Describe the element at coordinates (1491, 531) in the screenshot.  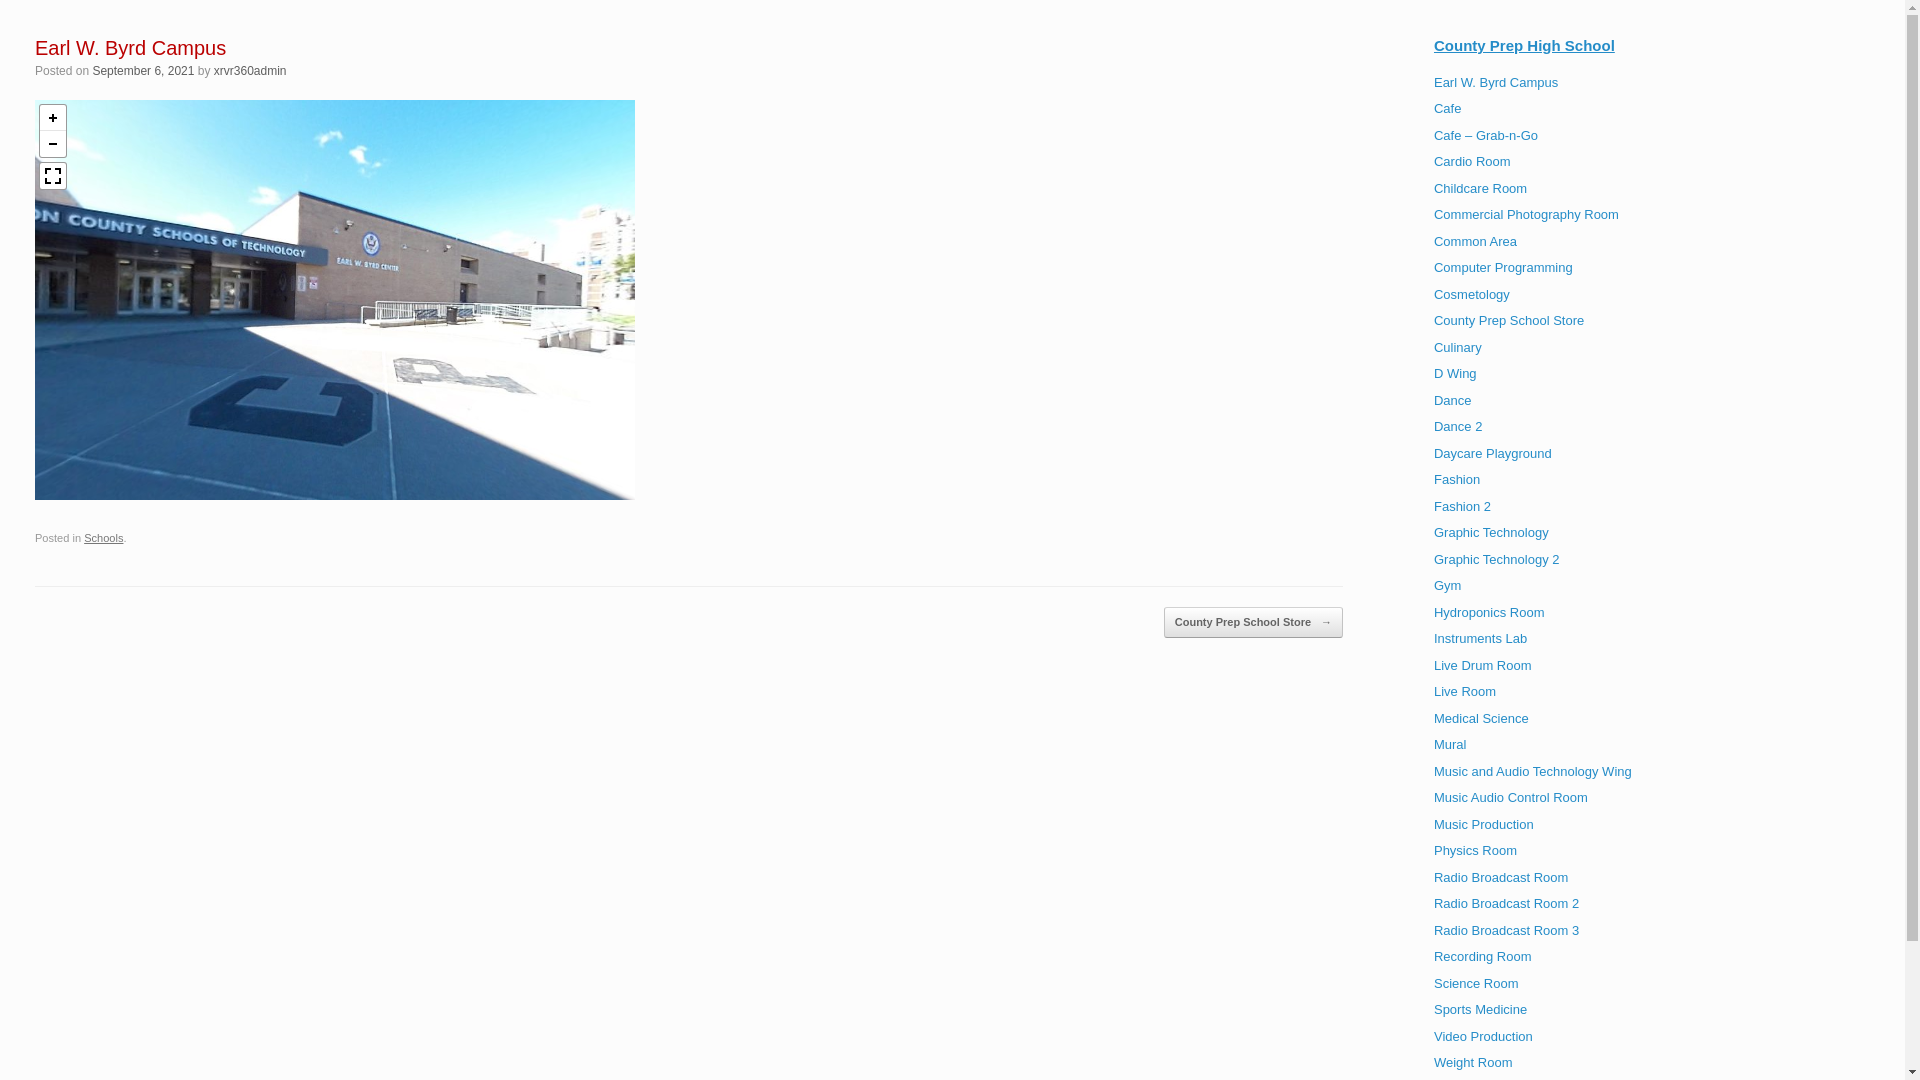
I see `'Graphic Technology'` at that location.